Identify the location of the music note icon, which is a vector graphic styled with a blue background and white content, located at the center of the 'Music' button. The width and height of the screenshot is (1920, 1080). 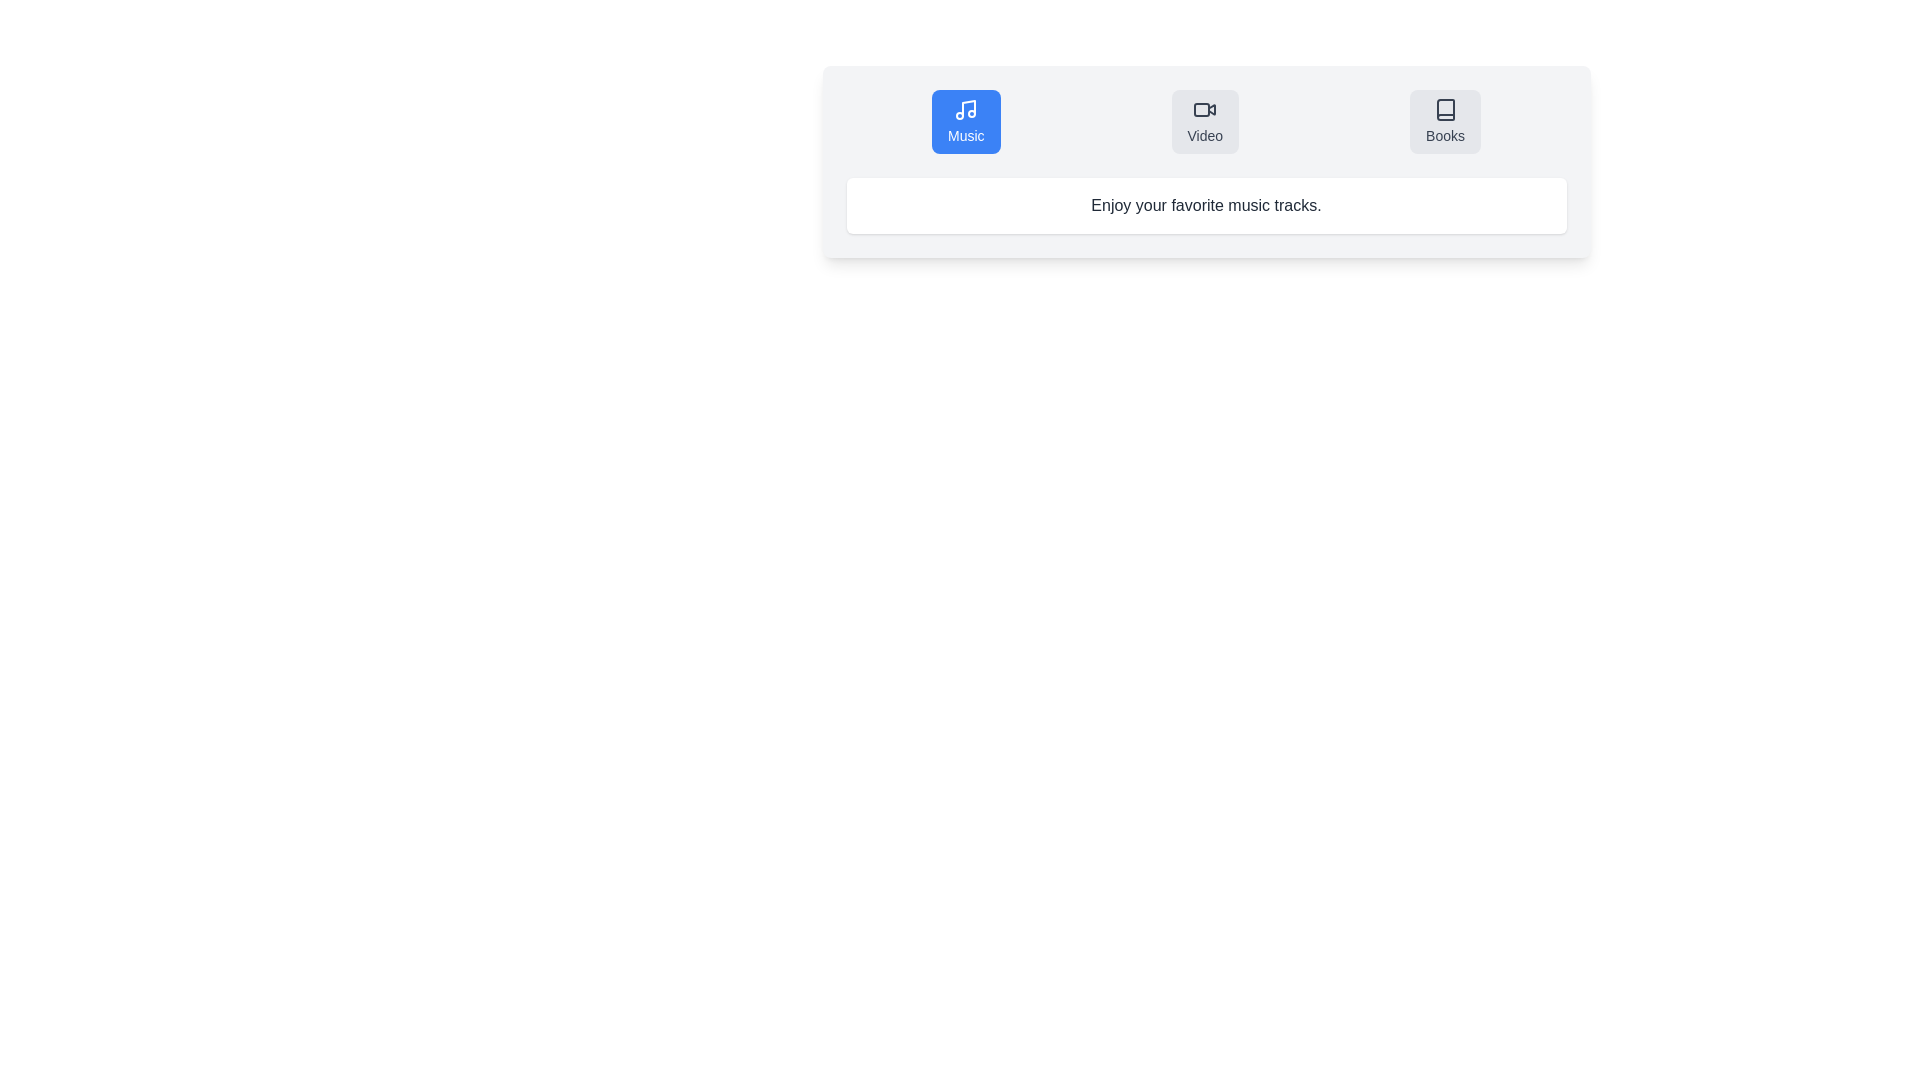
(966, 110).